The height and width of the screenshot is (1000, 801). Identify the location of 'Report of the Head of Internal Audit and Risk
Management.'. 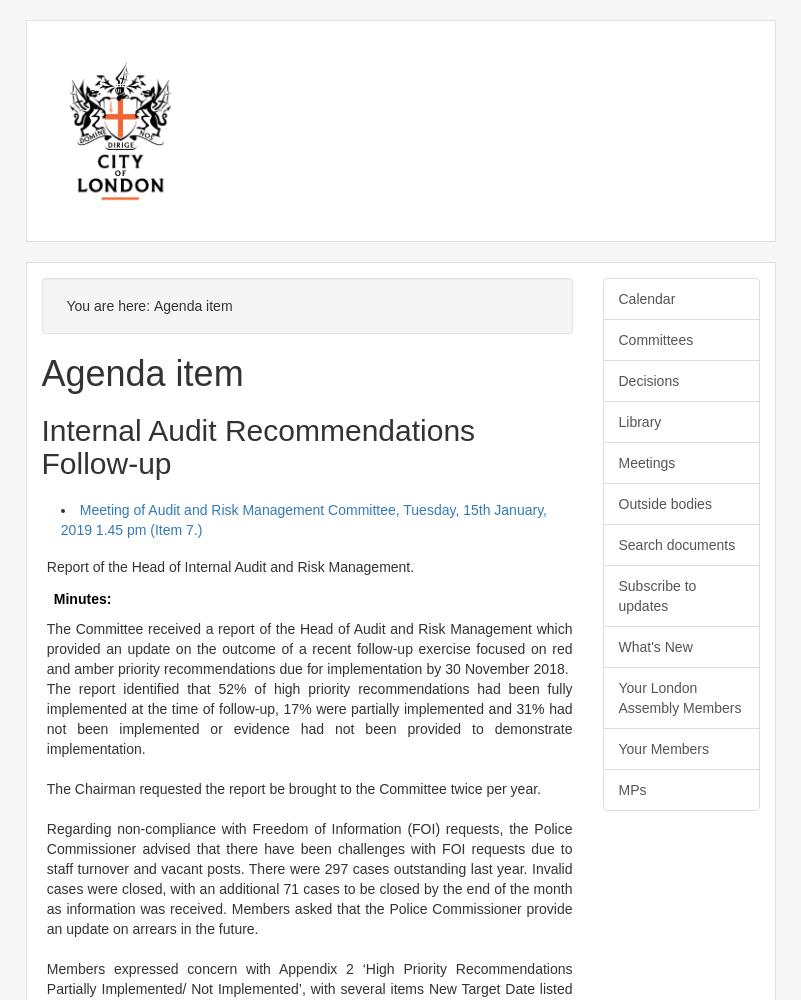
(229, 565).